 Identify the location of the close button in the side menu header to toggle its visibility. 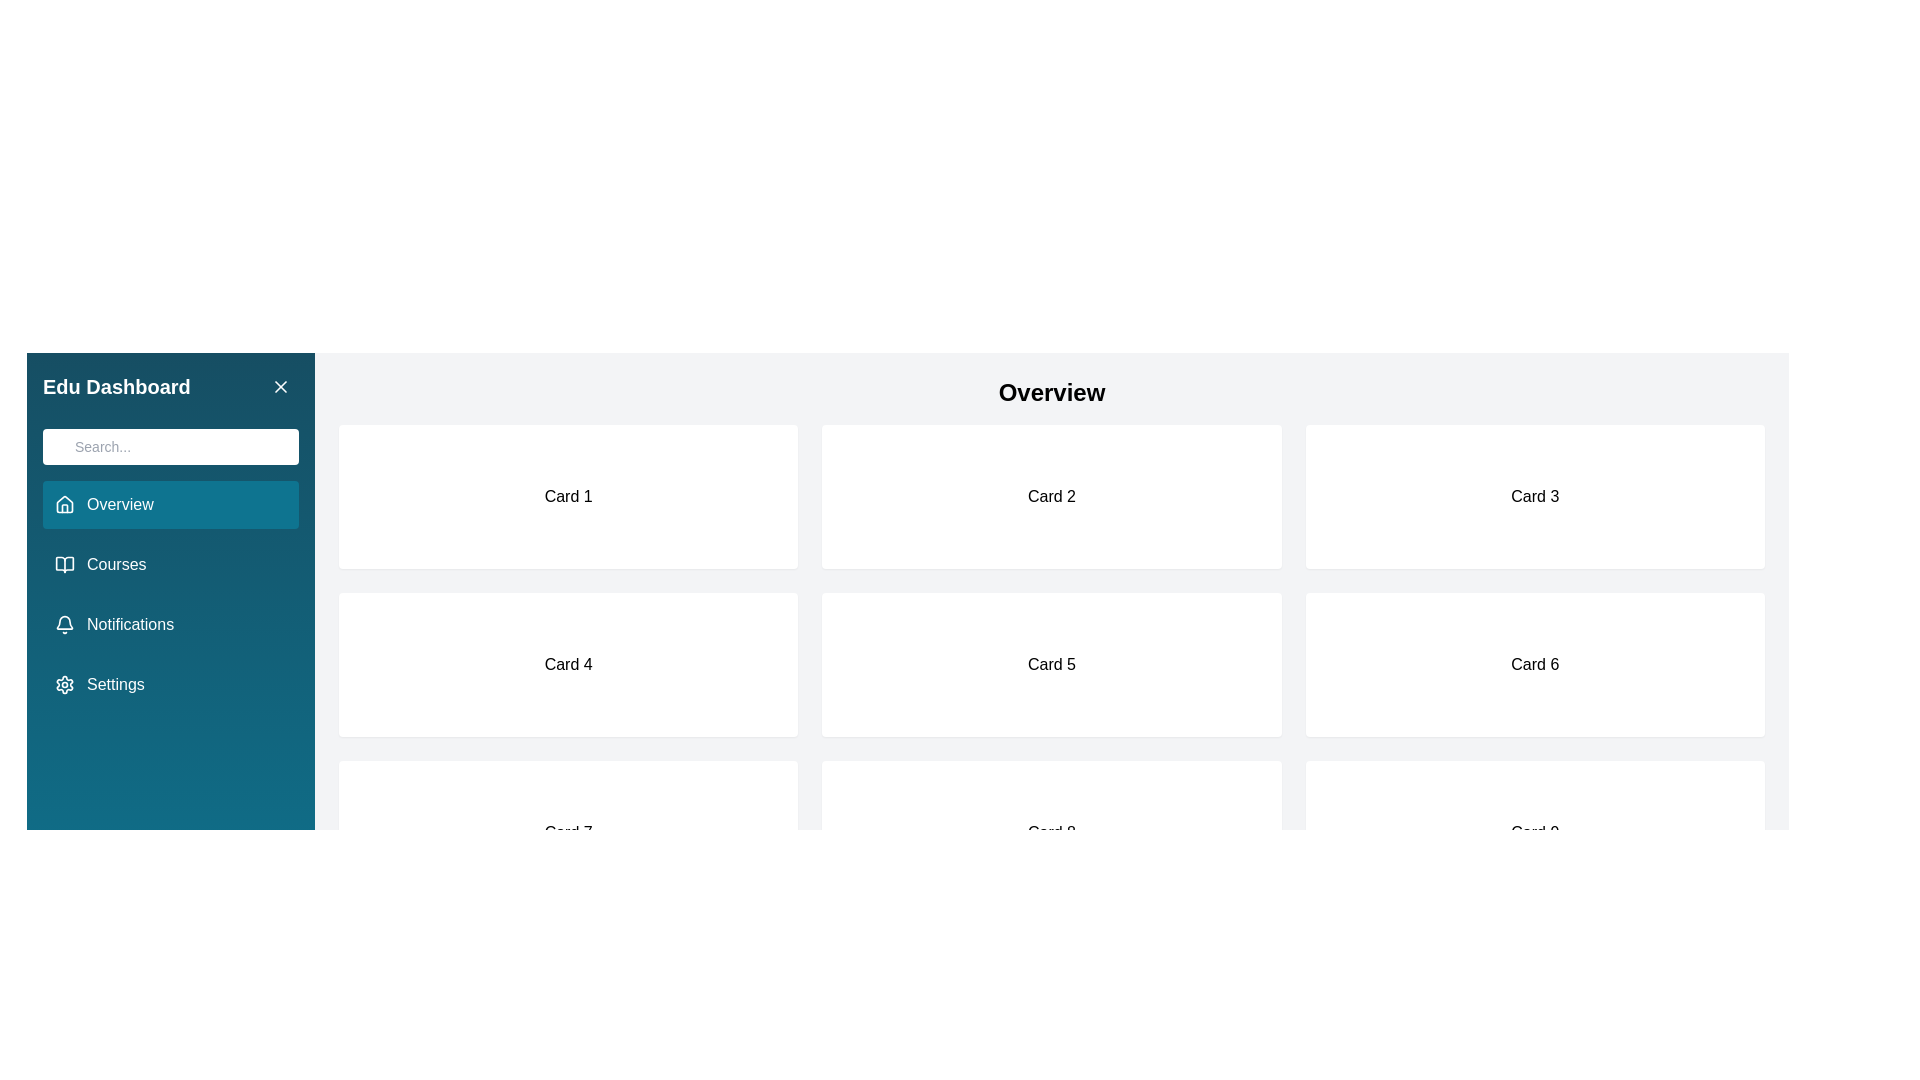
(280, 386).